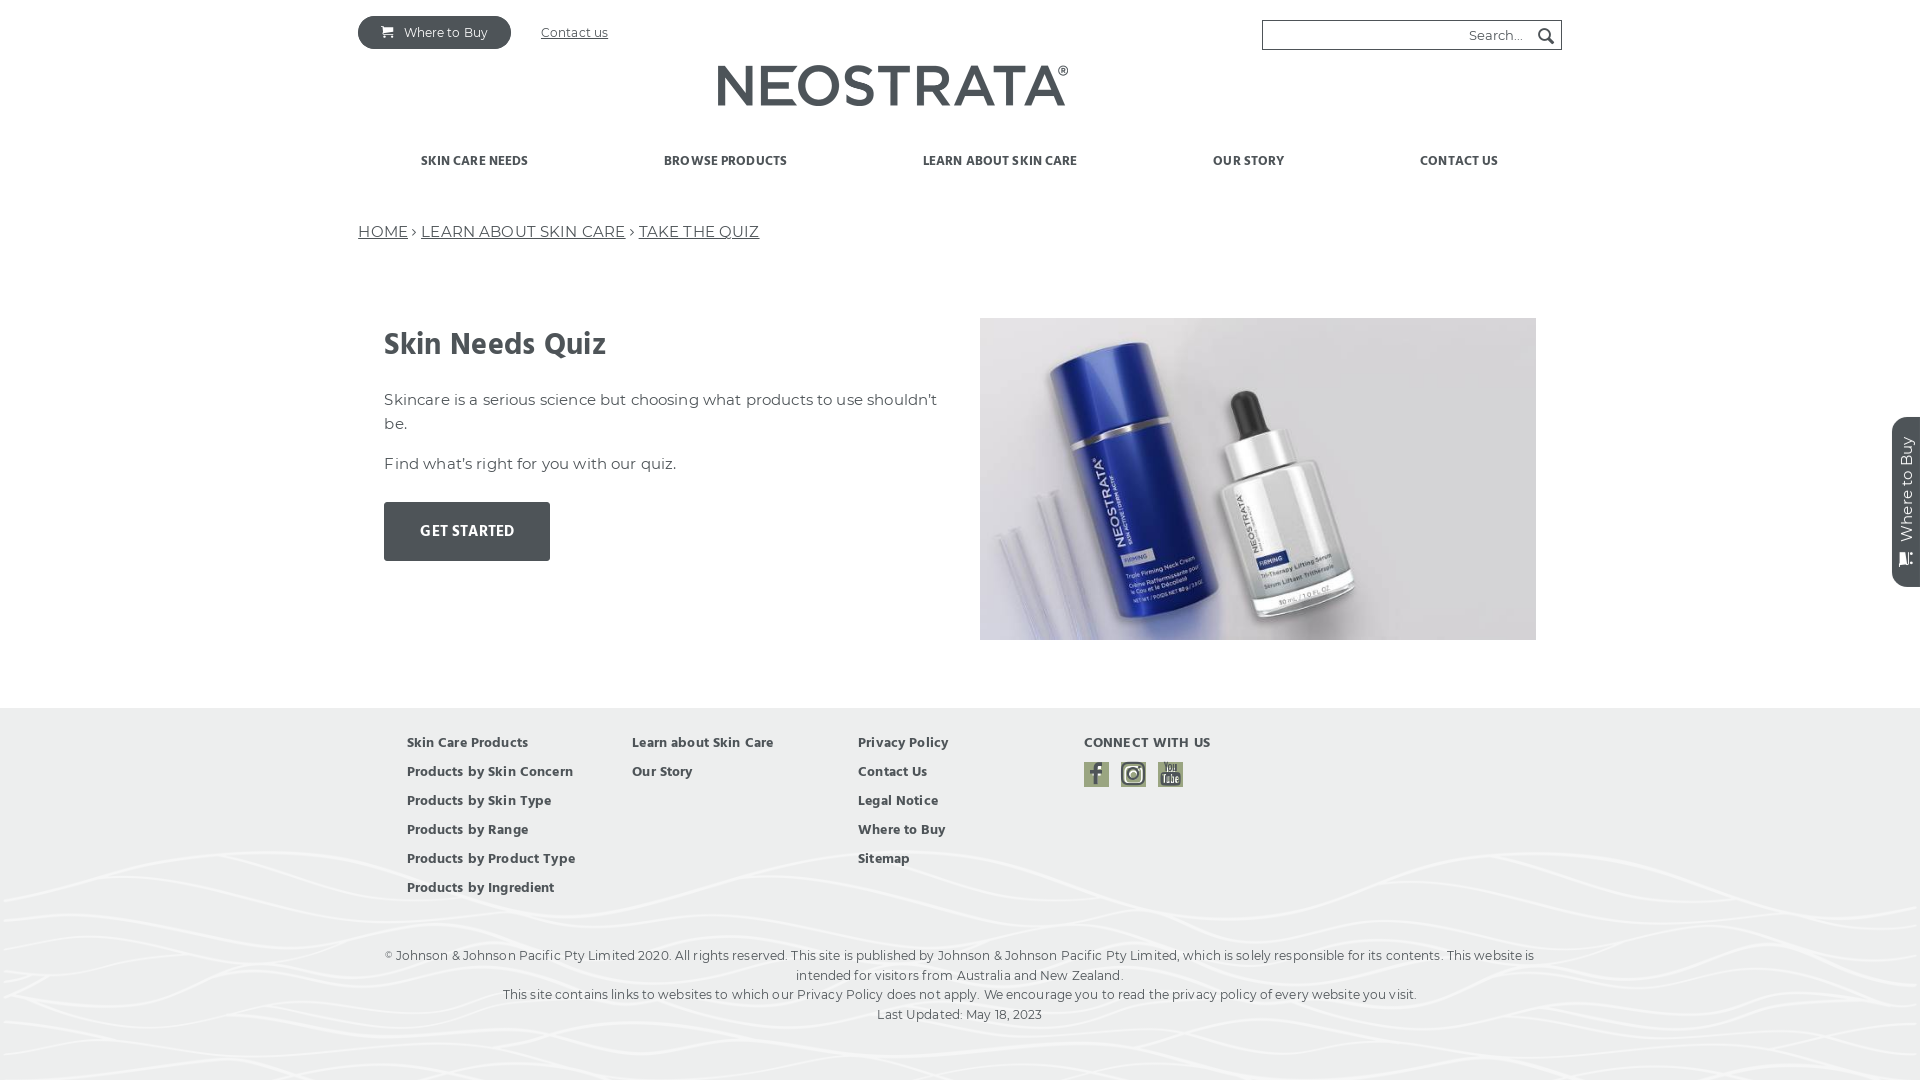 The image size is (1920, 1080). I want to click on 'Skin Care Products', so click(466, 743).